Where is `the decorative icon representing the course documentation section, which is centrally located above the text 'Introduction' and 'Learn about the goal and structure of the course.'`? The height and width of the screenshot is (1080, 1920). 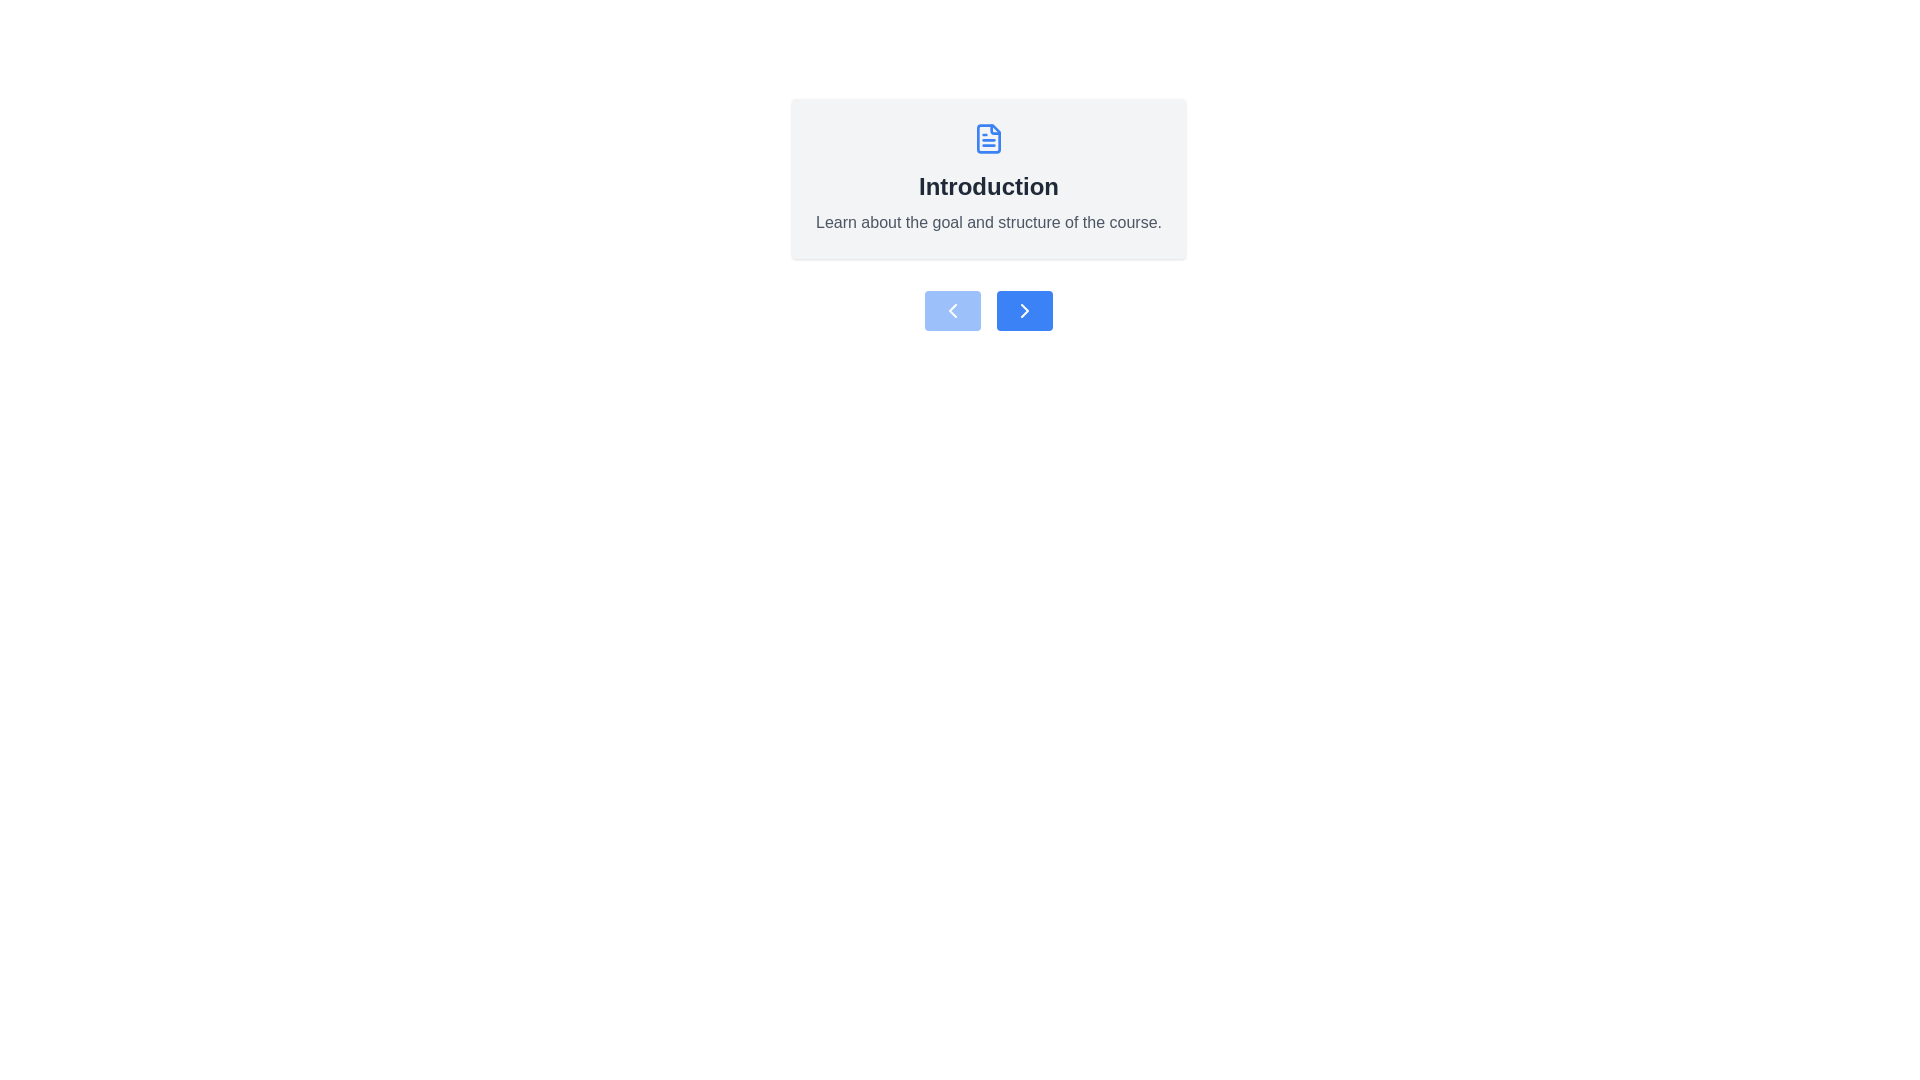
the decorative icon representing the course documentation section, which is centrally located above the text 'Introduction' and 'Learn about the goal and structure of the course.' is located at coordinates (988, 137).